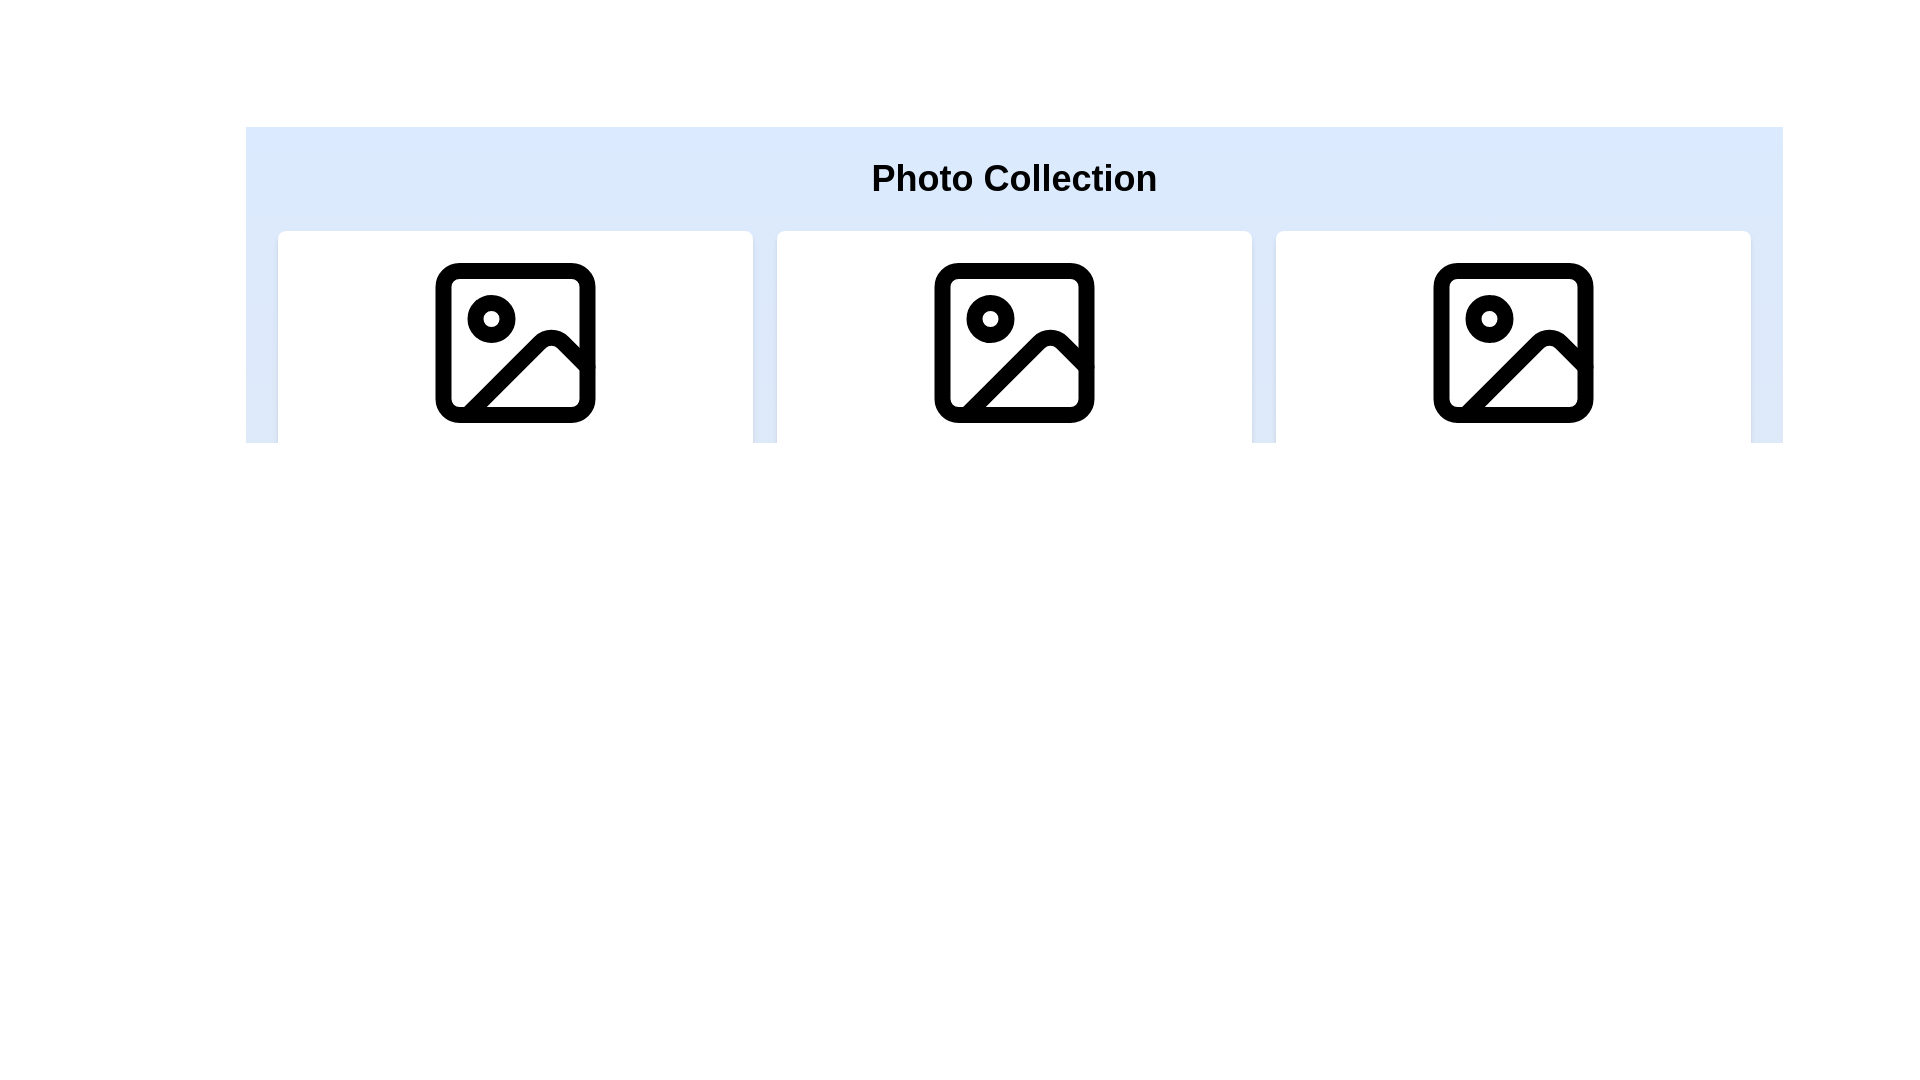 This screenshot has height=1080, width=1920. I want to click on the icon resembling an image placeholder, styled with a square outline, circular shape in the top-left, and triangular shape in the bottom-right, so click(1014, 342).